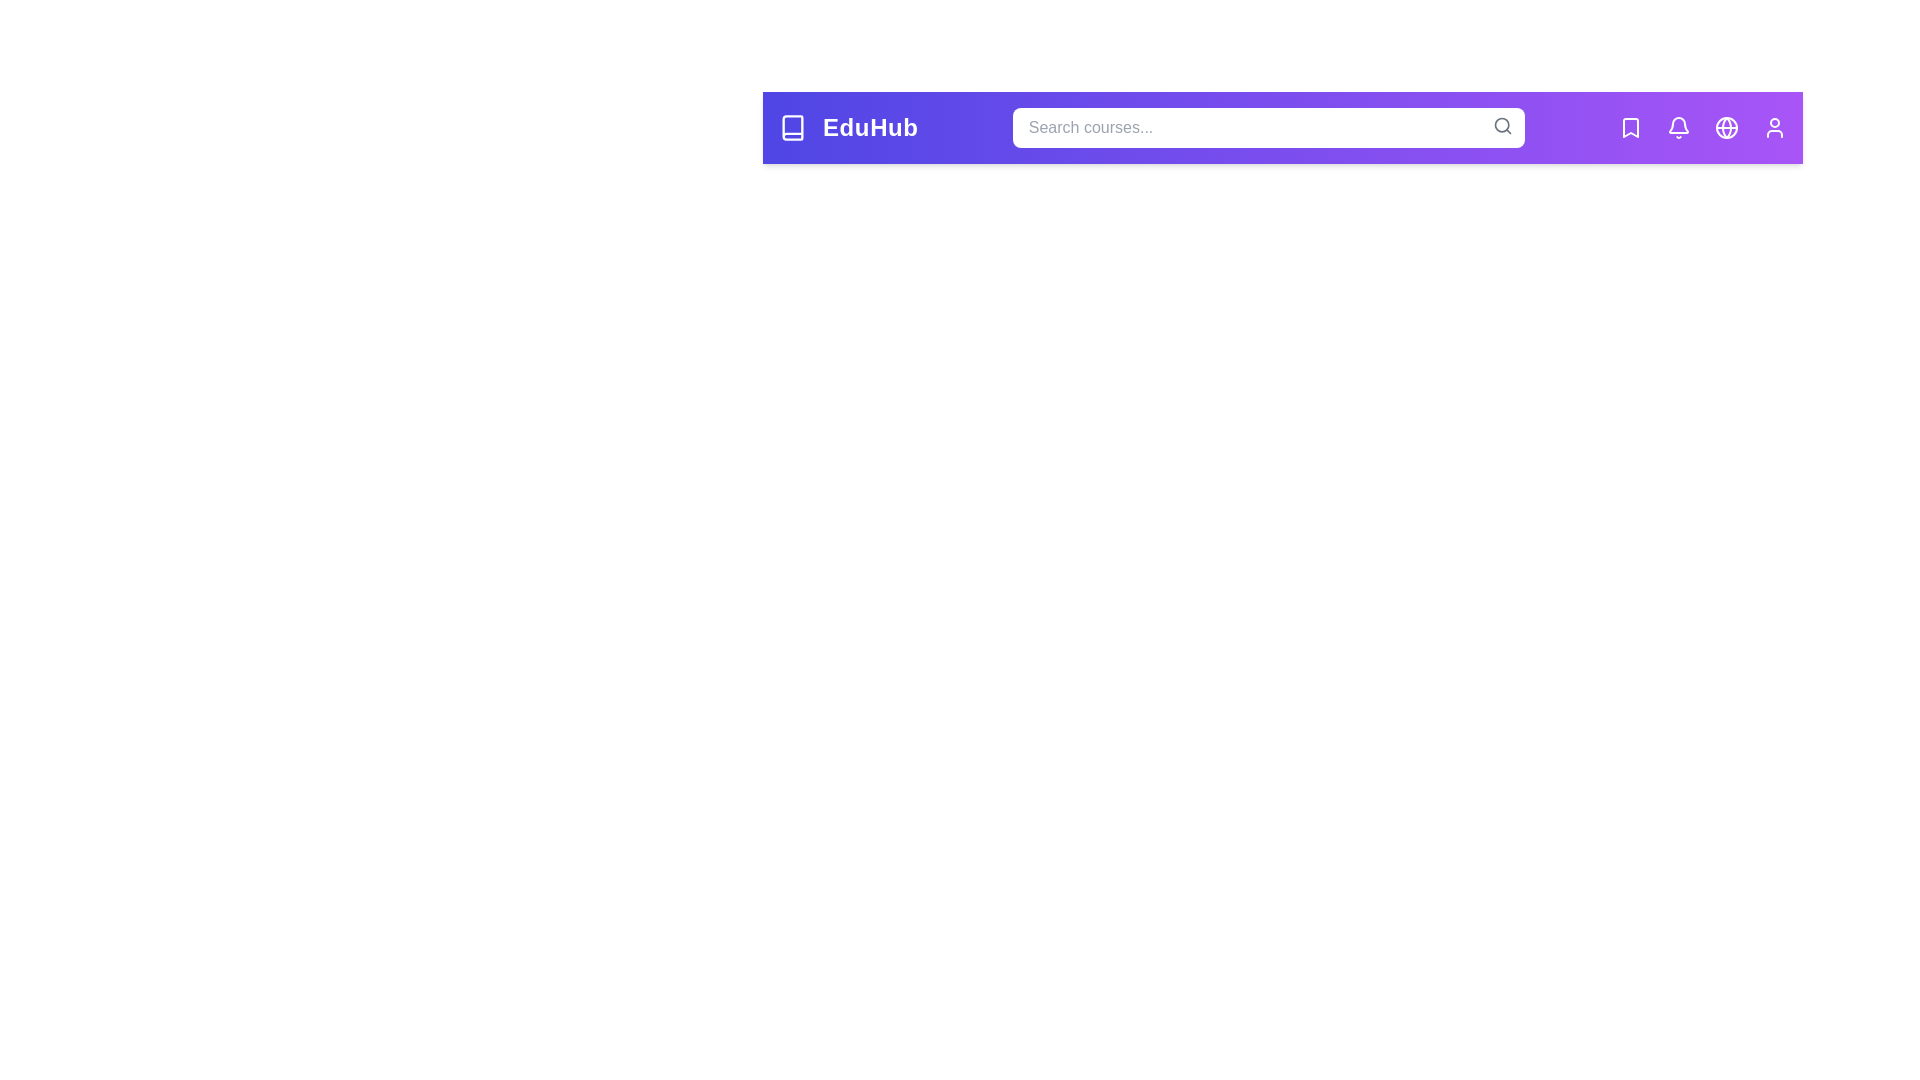 The height and width of the screenshot is (1080, 1920). Describe the element at coordinates (1775, 127) in the screenshot. I see `the 'Profile' icon to access user settings or profile` at that location.